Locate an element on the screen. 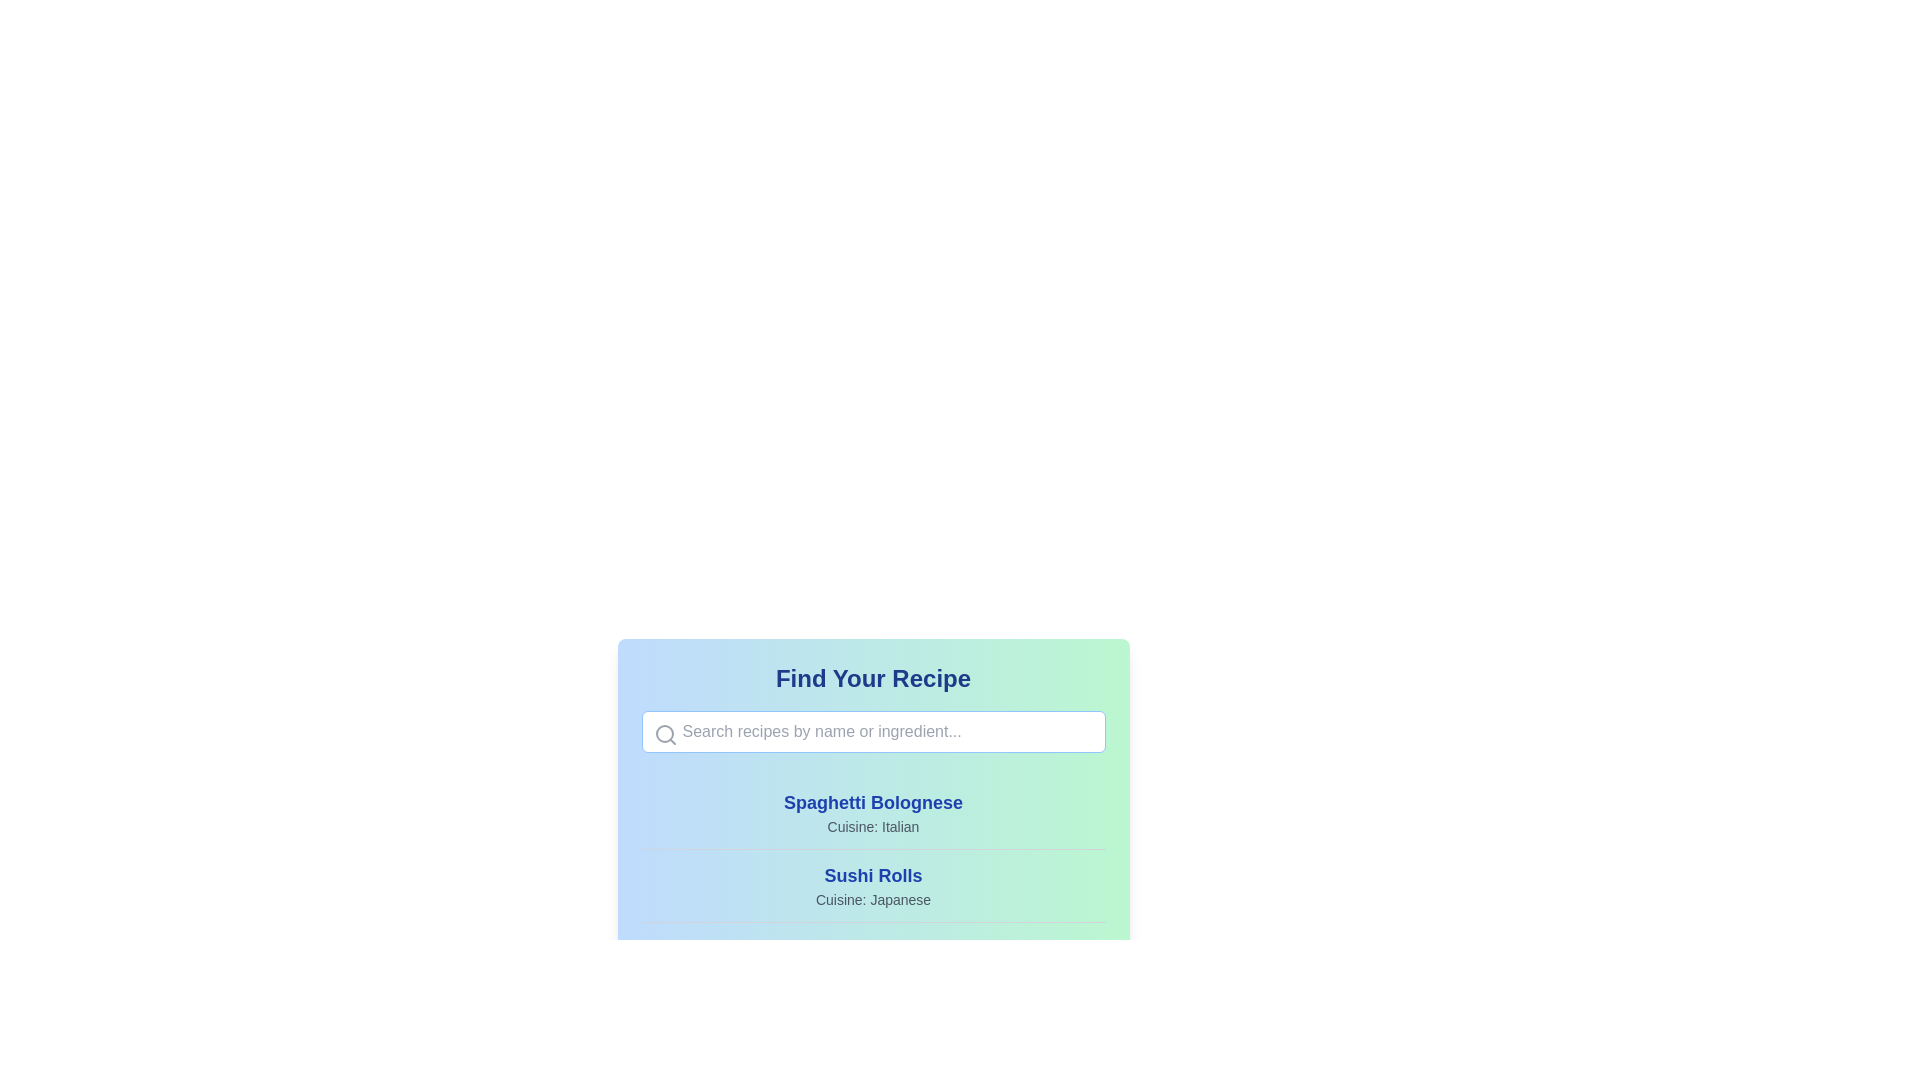 Image resolution: width=1920 pixels, height=1080 pixels. individual list items in the vertical list displaying dish names and cuisine types, which are visually separated by dividers and contained within a gradient-colored card background is located at coordinates (873, 922).